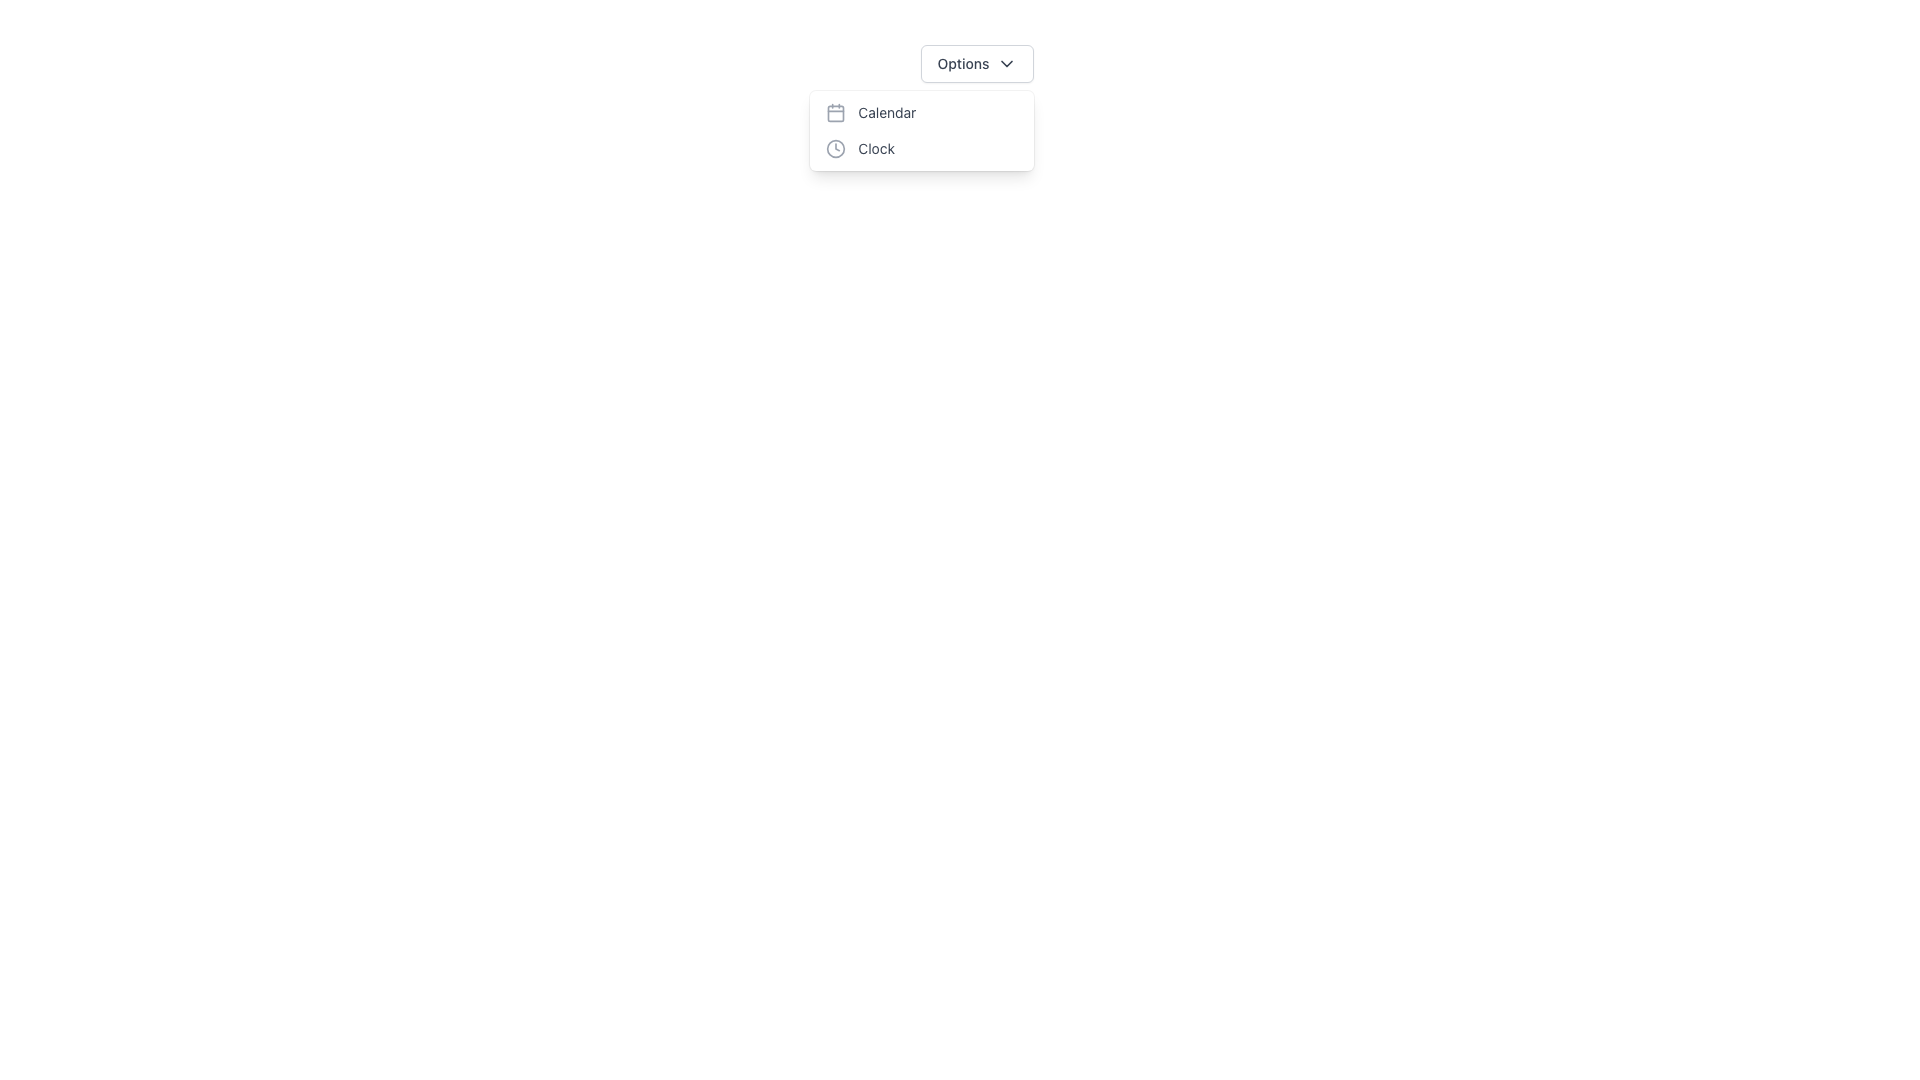 The image size is (1920, 1080). What do you see at coordinates (921, 112) in the screenshot?
I see `the first menu item in the dropdown menu below the 'Options' button` at bounding box center [921, 112].